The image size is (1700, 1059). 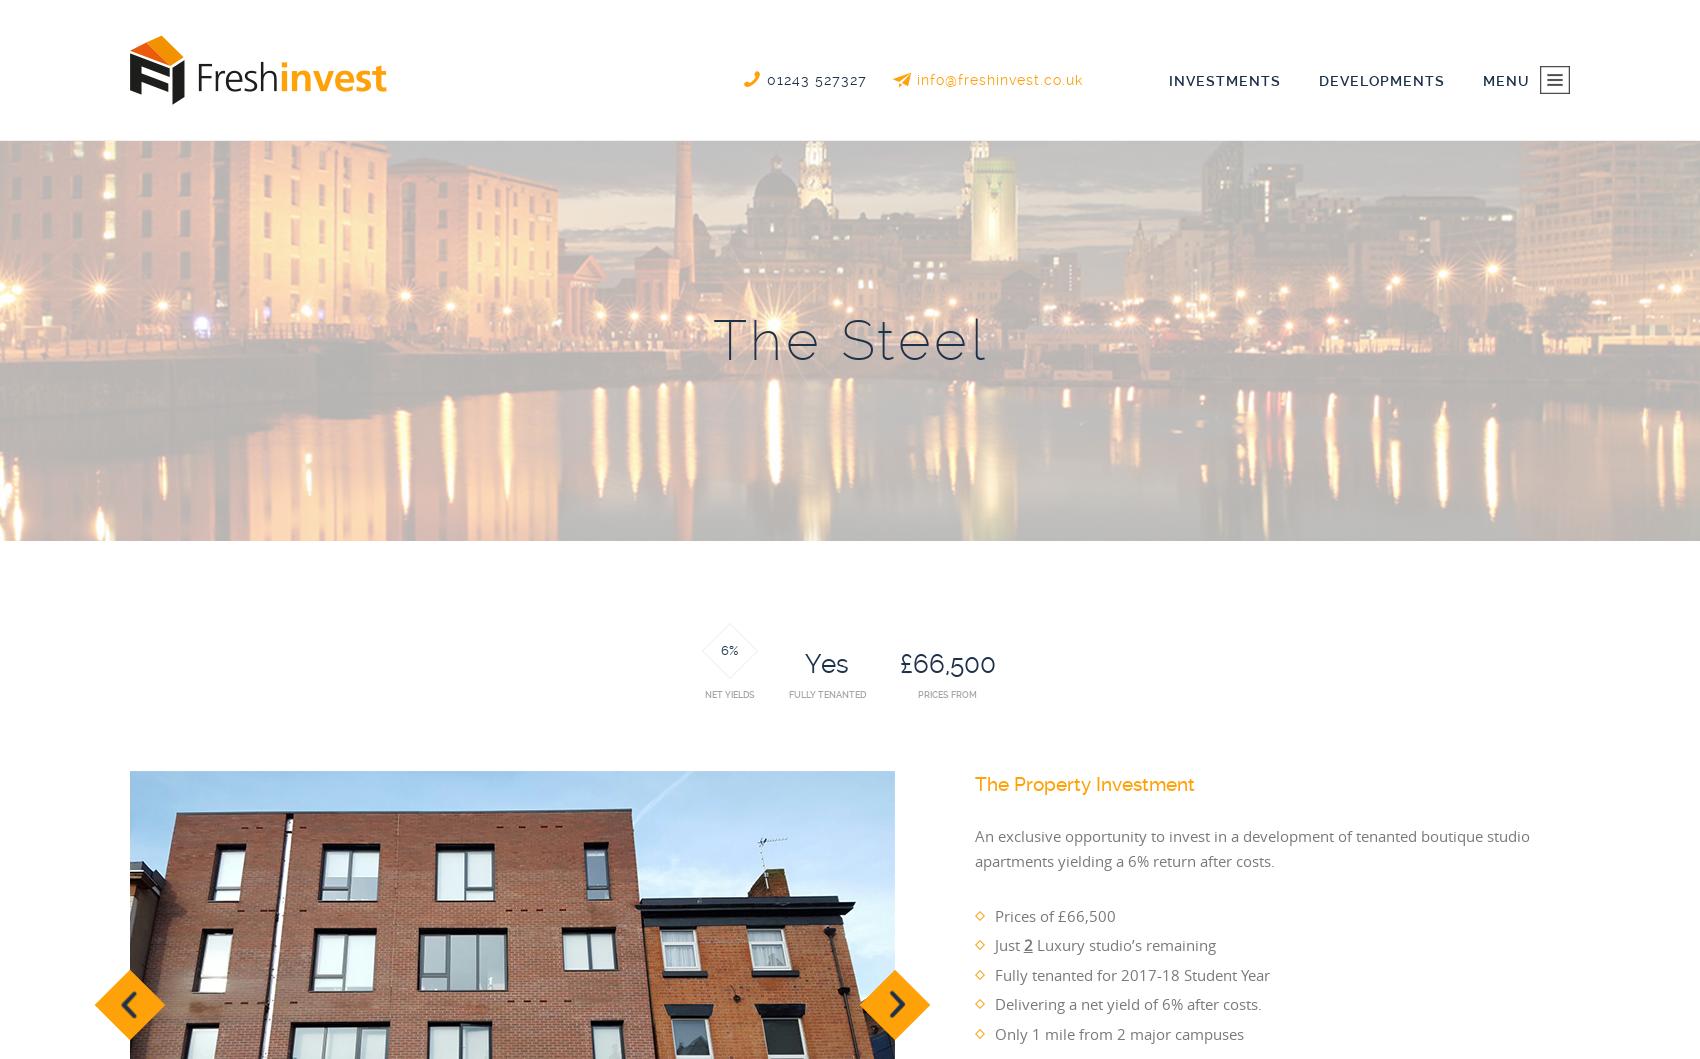 I want to click on 'Net Yields', so click(x=728, y=694).